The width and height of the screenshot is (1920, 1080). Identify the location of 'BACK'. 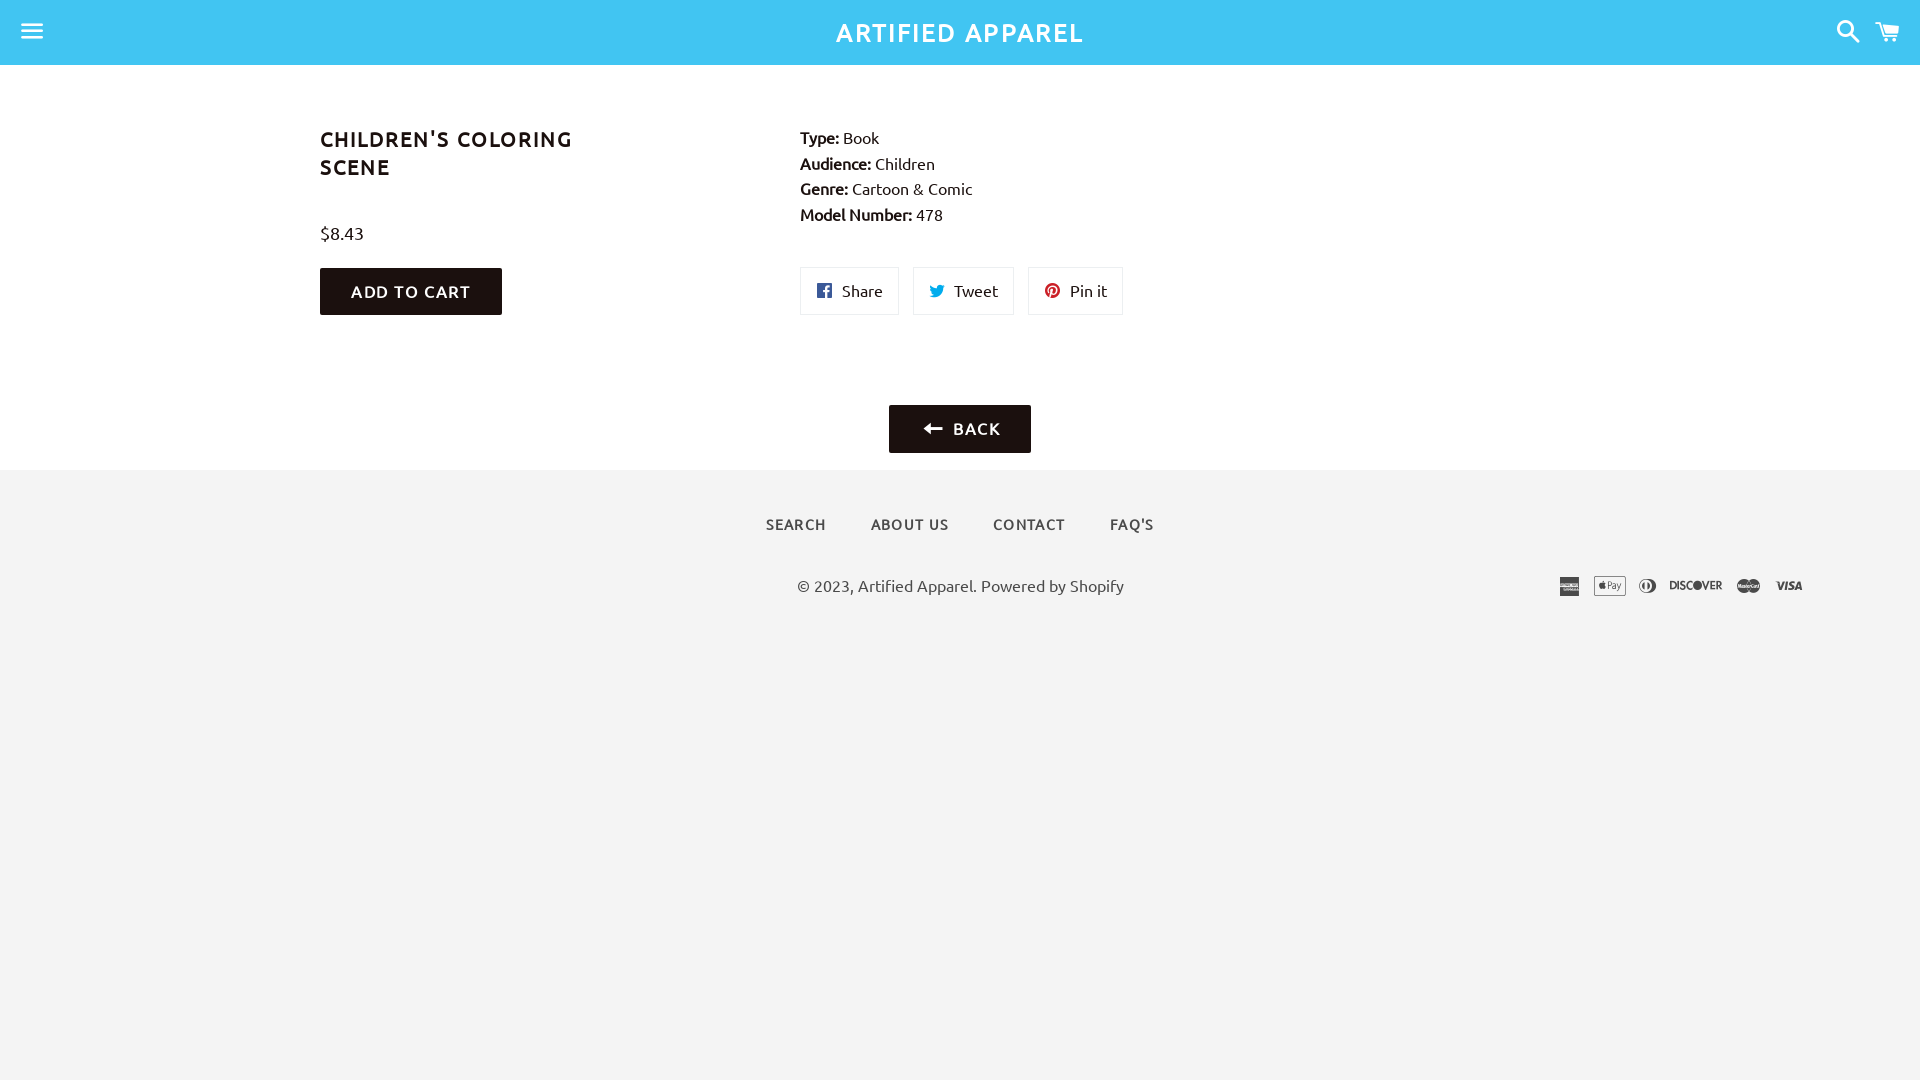
(960, 427).